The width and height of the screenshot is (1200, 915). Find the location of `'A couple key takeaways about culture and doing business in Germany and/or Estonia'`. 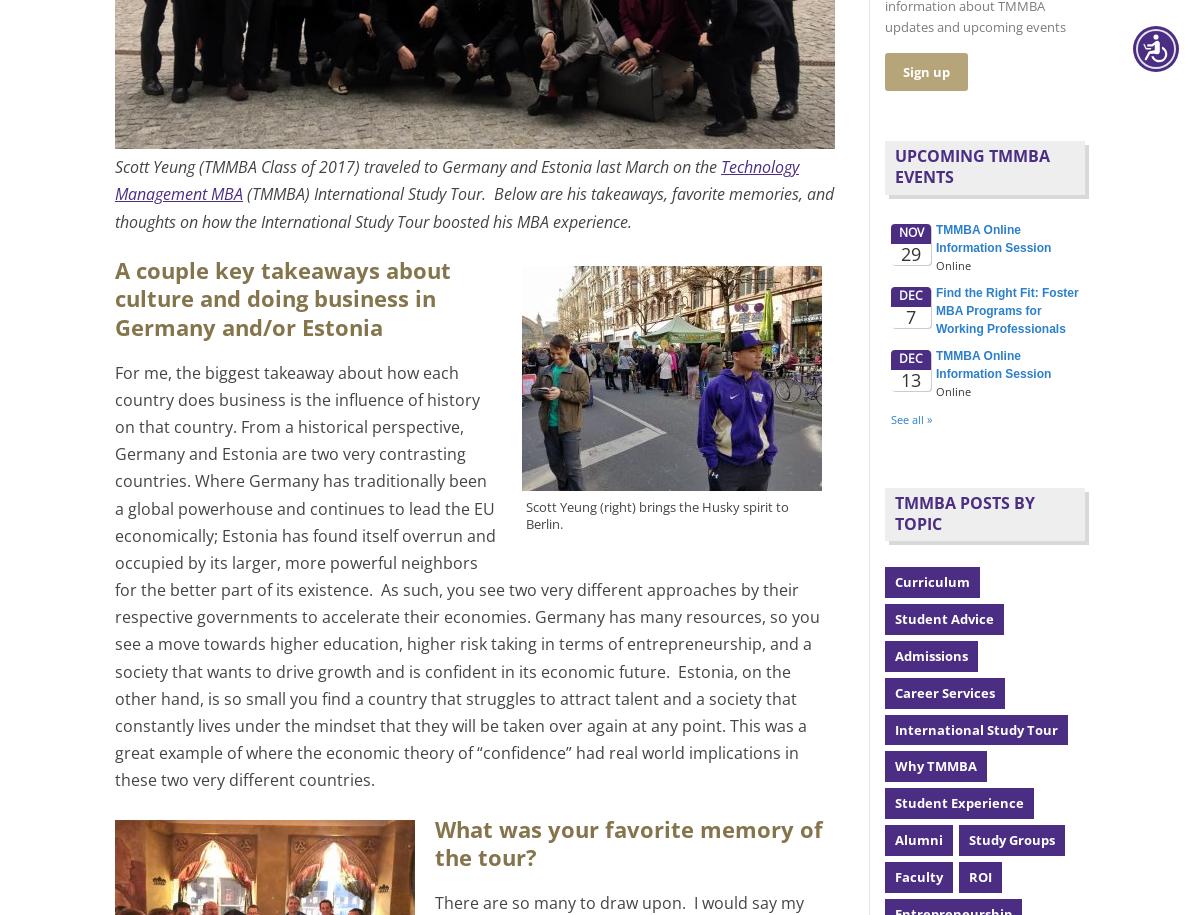

'A couple key takeaways about culture and doing business in Germany and/or Estonia' is located at coordinates (281, 297).